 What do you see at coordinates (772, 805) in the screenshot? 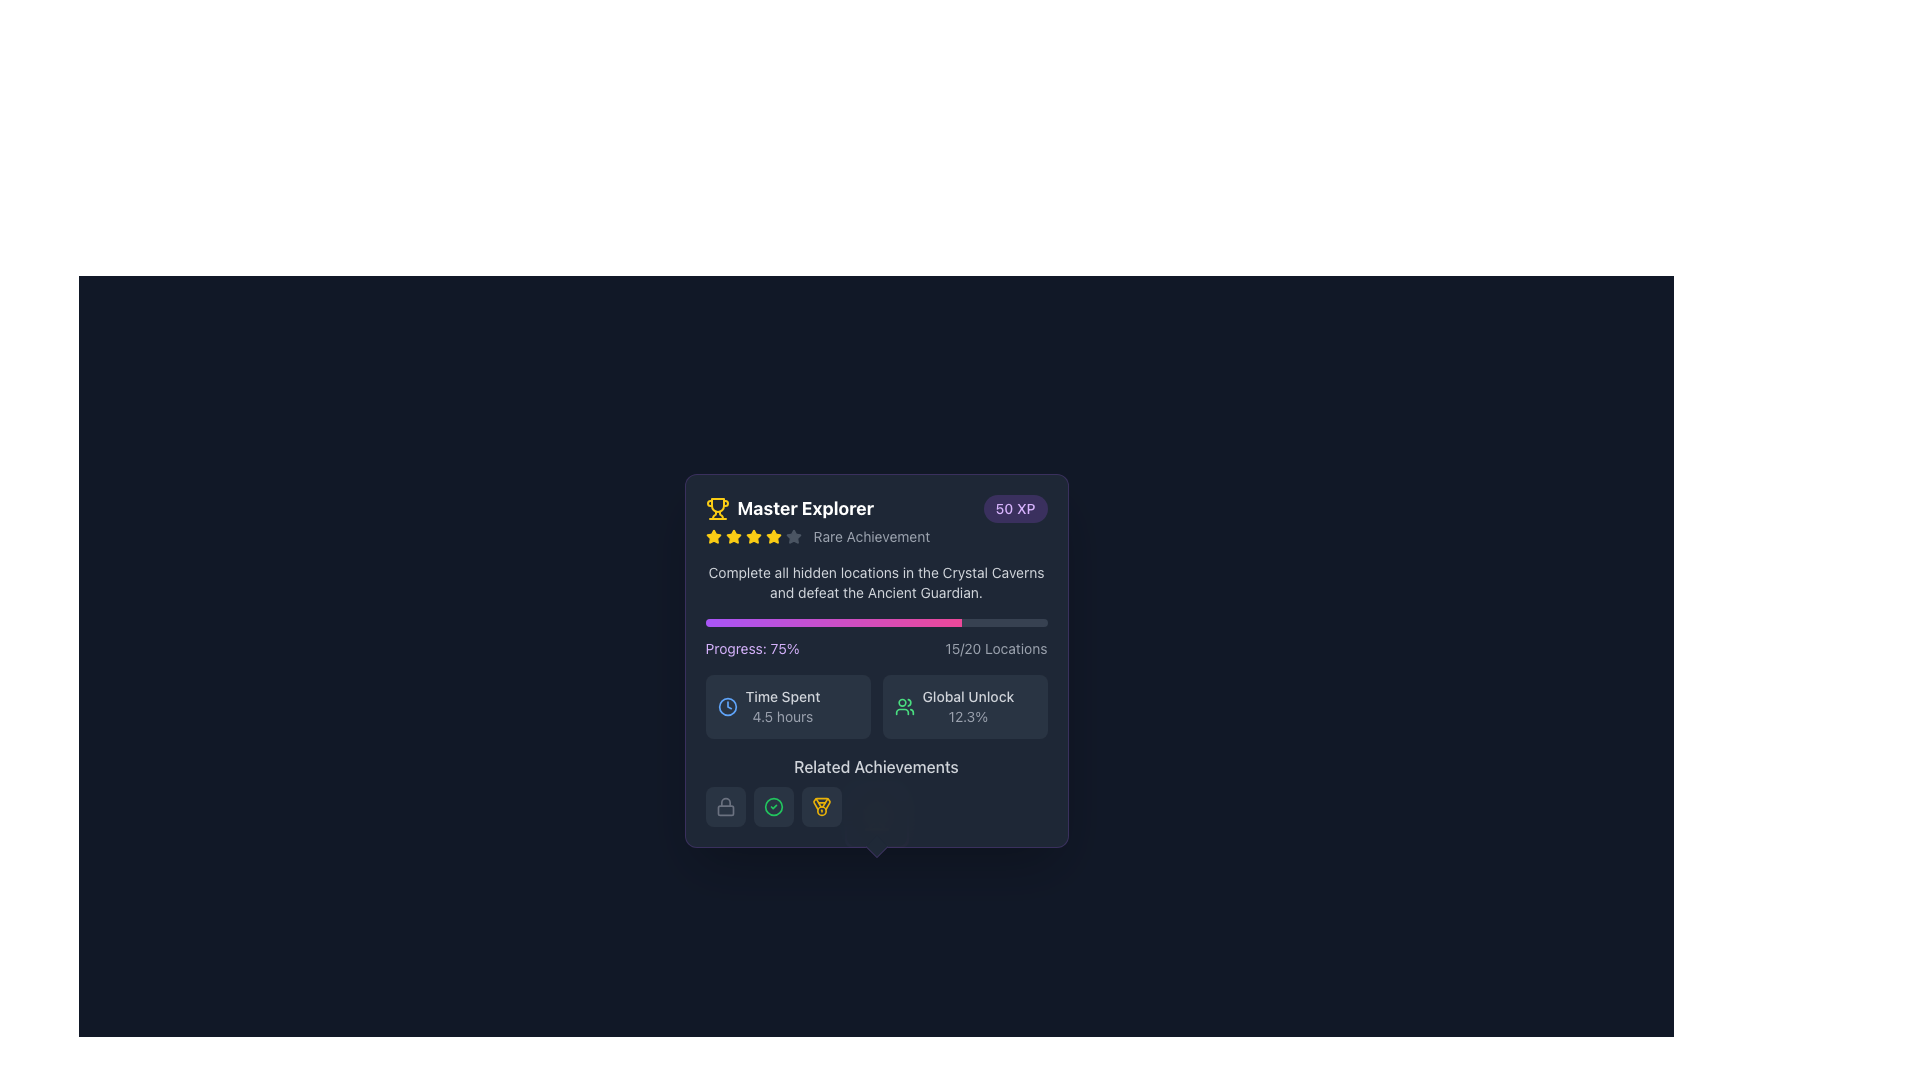
I see `the second circular icon button containing a green checkmark in the 'Related Achievements' section, which is styled with a dark gray background and a rounded, semi-transparent gray square` at bounding box center [772, 805].